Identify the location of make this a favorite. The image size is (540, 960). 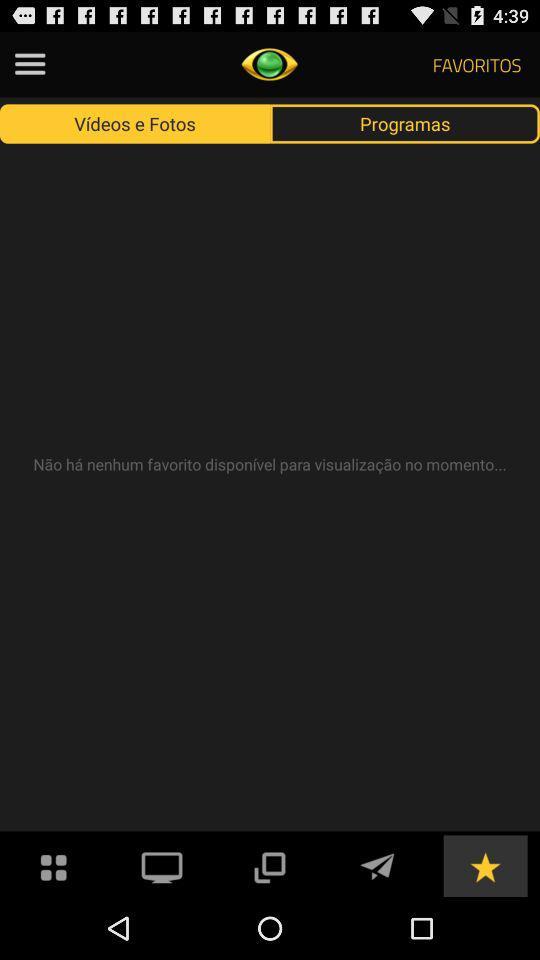
(484, 864).